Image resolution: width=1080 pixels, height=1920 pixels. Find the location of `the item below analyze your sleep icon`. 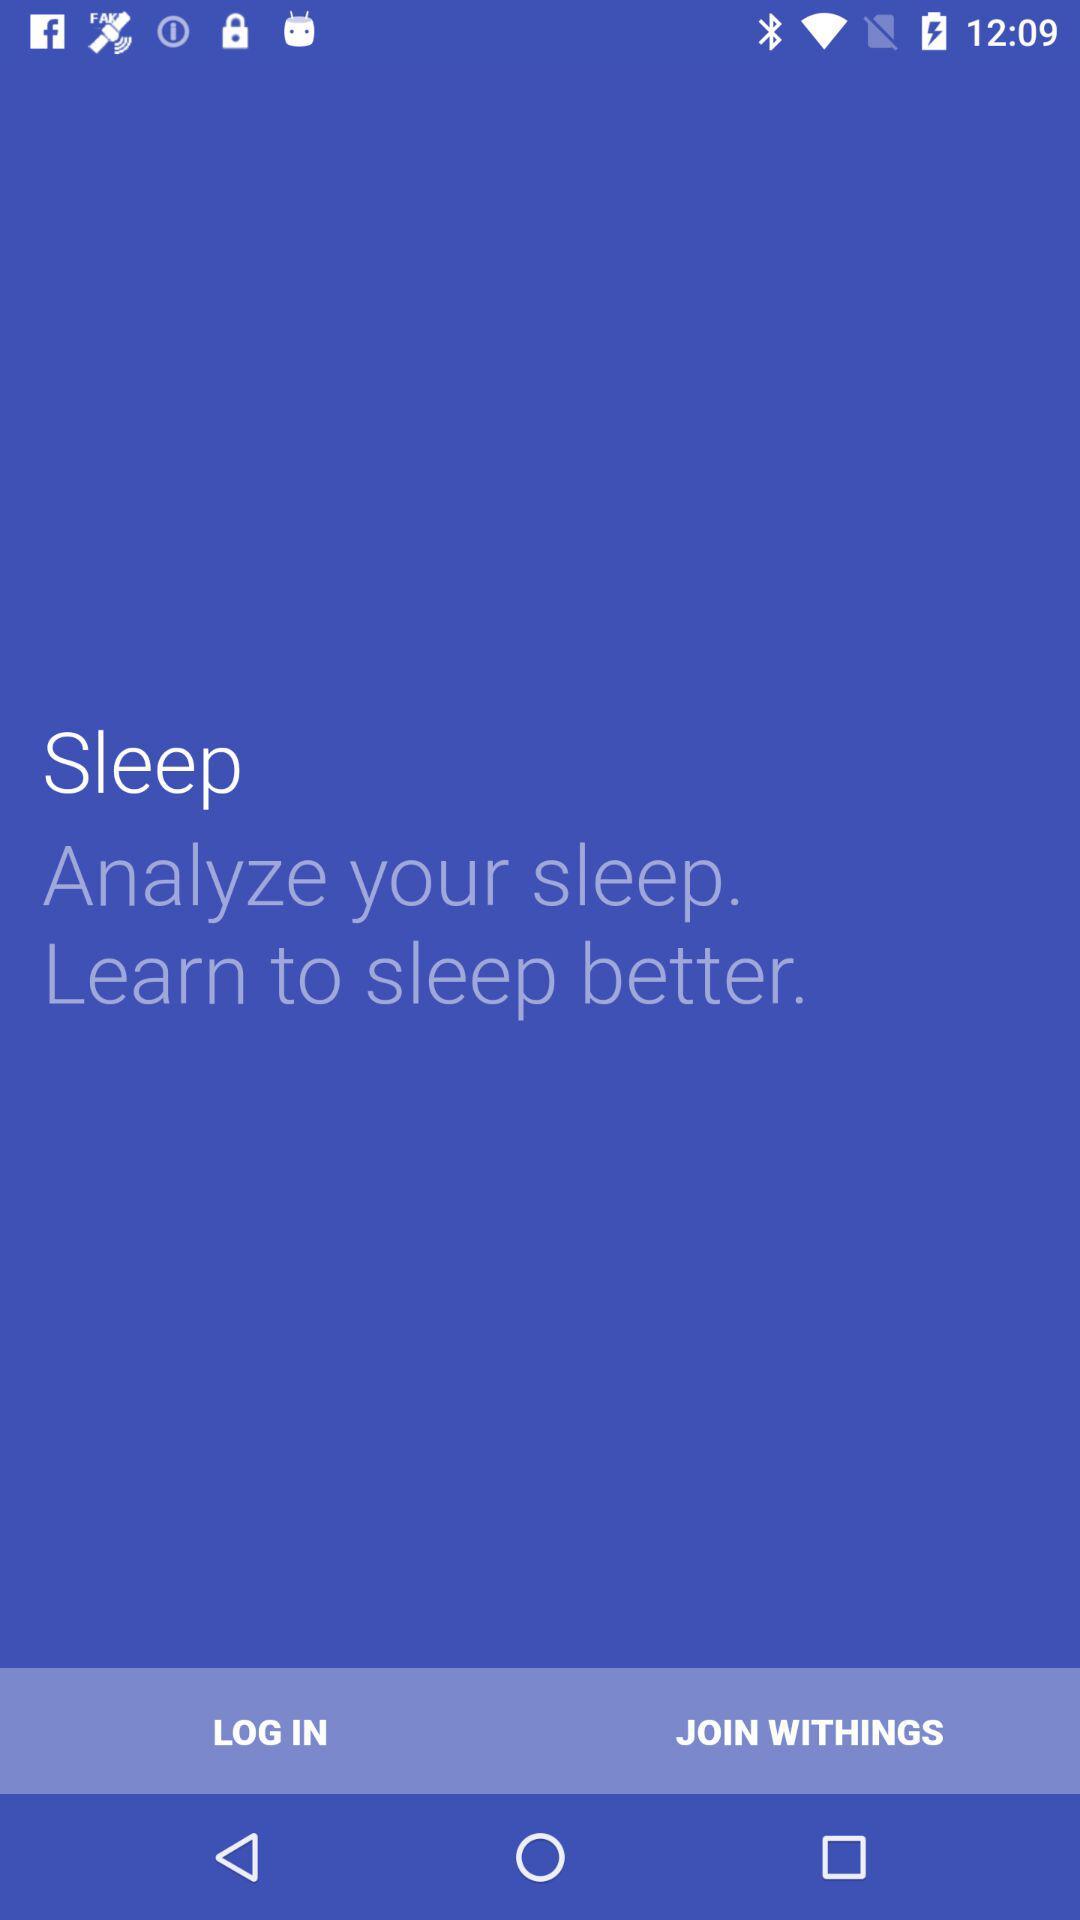

the item below analyze your sleep icon is located at coordinates (270, 1730).